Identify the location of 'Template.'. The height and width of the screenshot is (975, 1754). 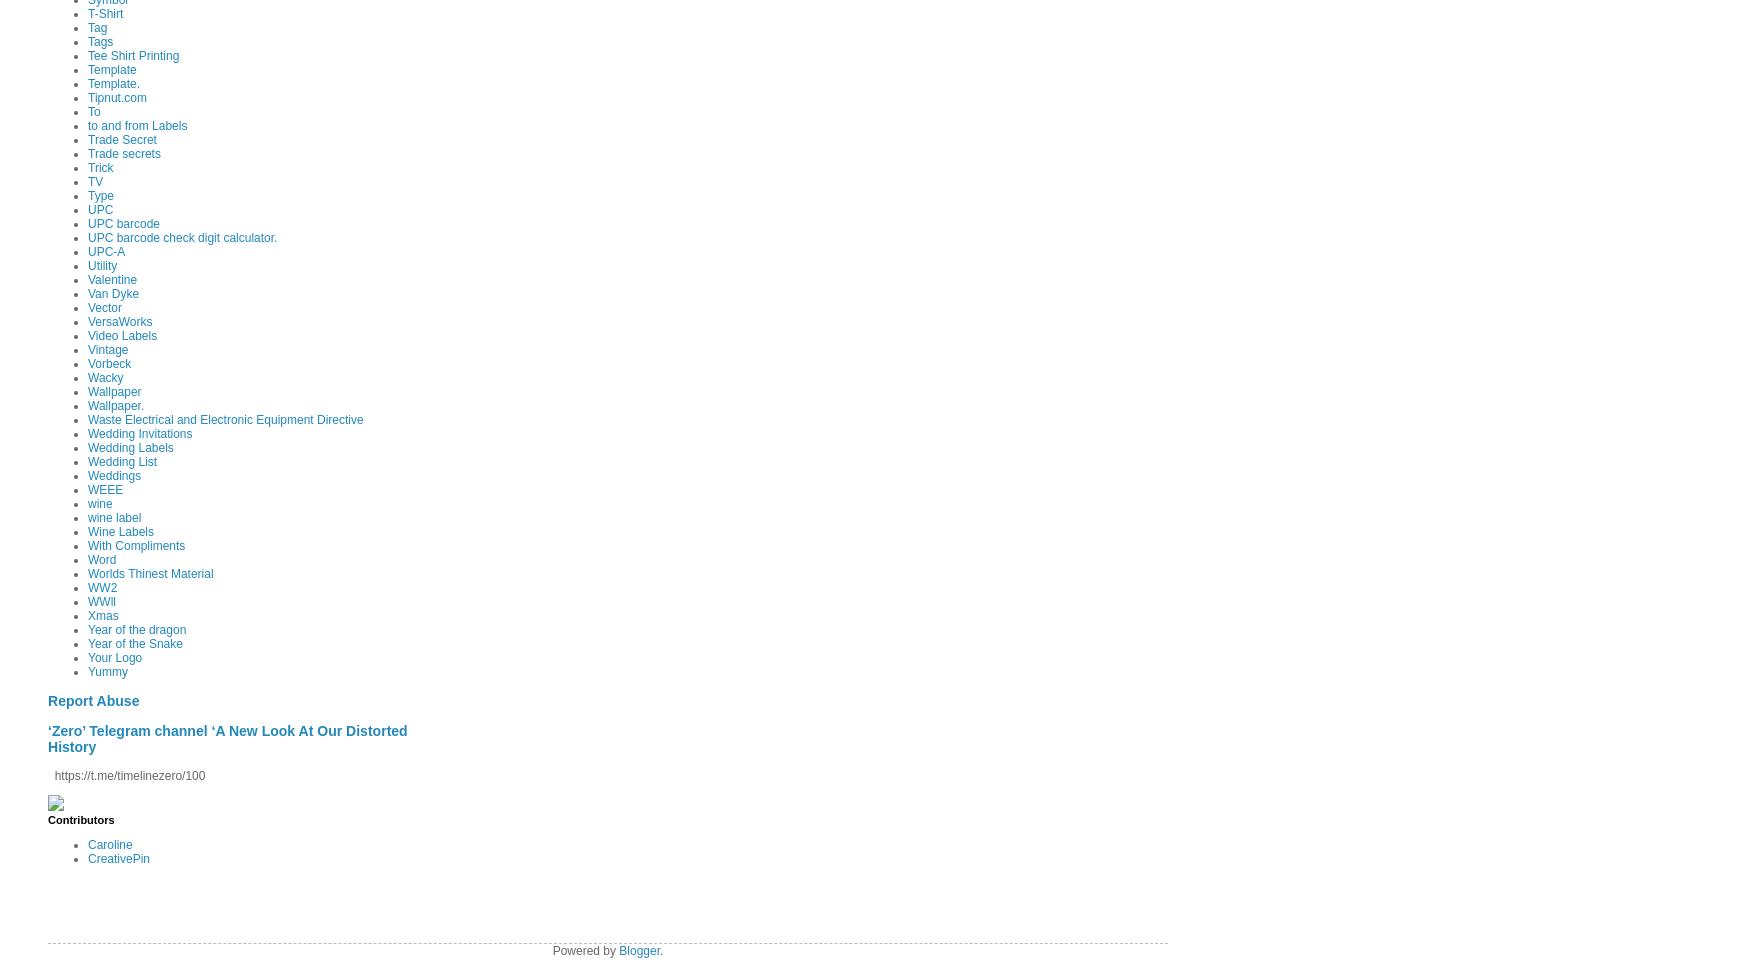
(113, 82).